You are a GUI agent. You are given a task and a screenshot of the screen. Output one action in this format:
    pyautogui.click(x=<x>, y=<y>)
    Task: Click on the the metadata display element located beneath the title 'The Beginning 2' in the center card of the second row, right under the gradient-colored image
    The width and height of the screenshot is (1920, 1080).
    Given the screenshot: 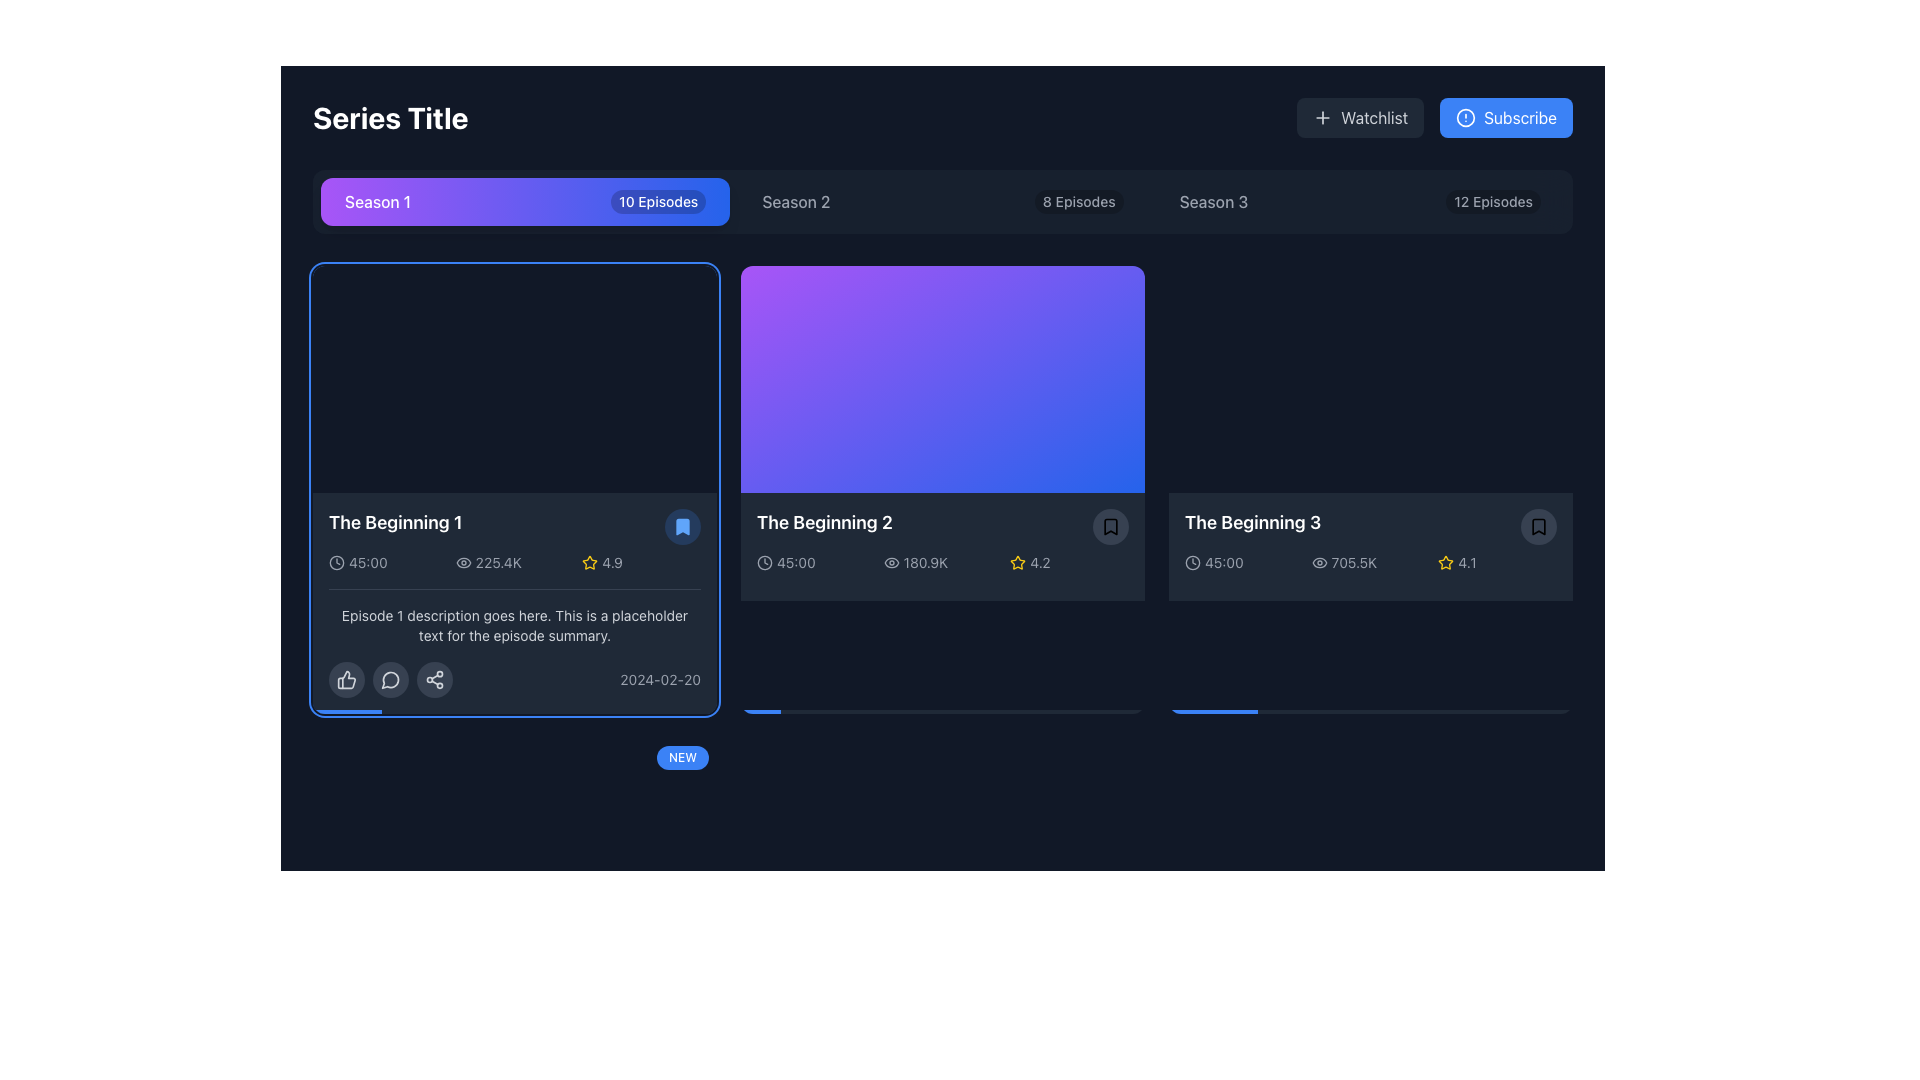 What is the action you would take?
    pyautogui.click(x=941, y=563)
    